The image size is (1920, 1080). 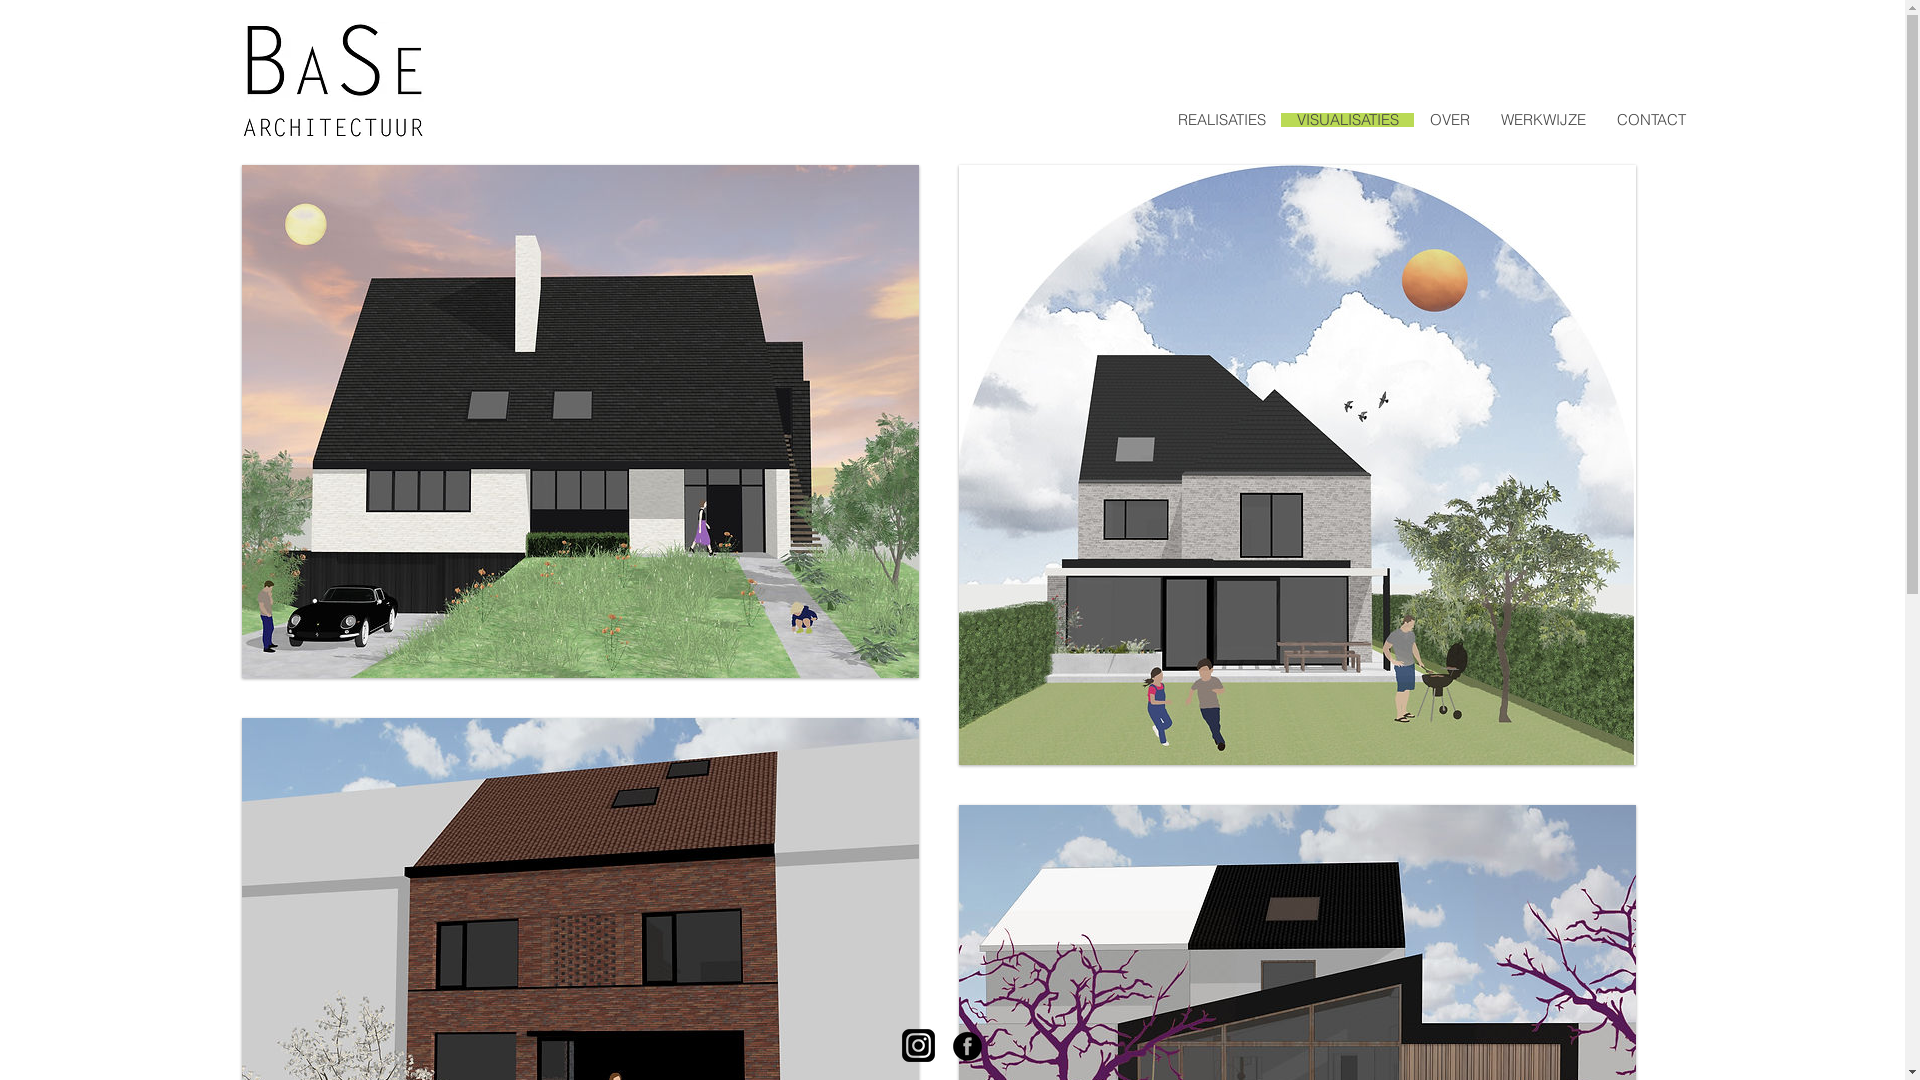 What do you see at coordinates (917, 1044) in the screenshot?
I see `'instagram.png'` at bounding box center [917, 1044].